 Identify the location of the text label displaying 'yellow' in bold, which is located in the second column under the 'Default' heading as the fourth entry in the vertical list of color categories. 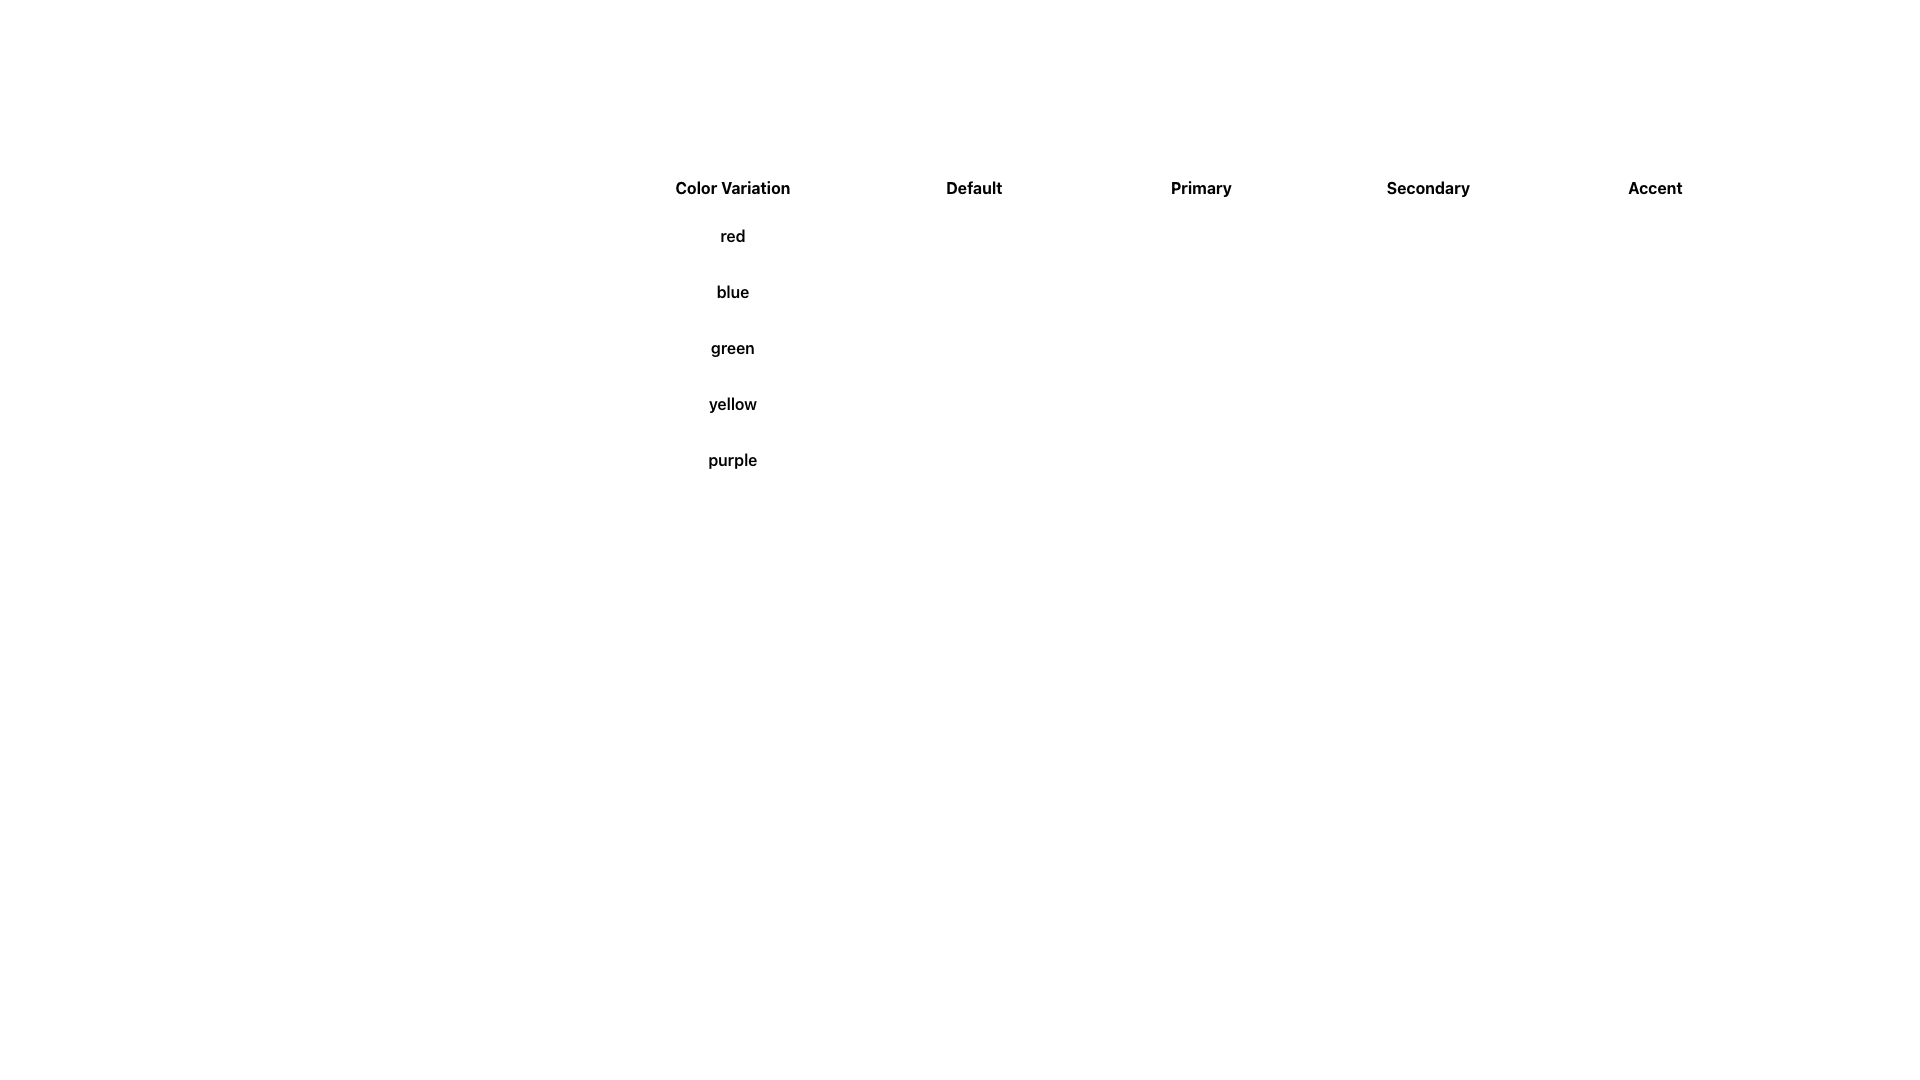
(731, 404).